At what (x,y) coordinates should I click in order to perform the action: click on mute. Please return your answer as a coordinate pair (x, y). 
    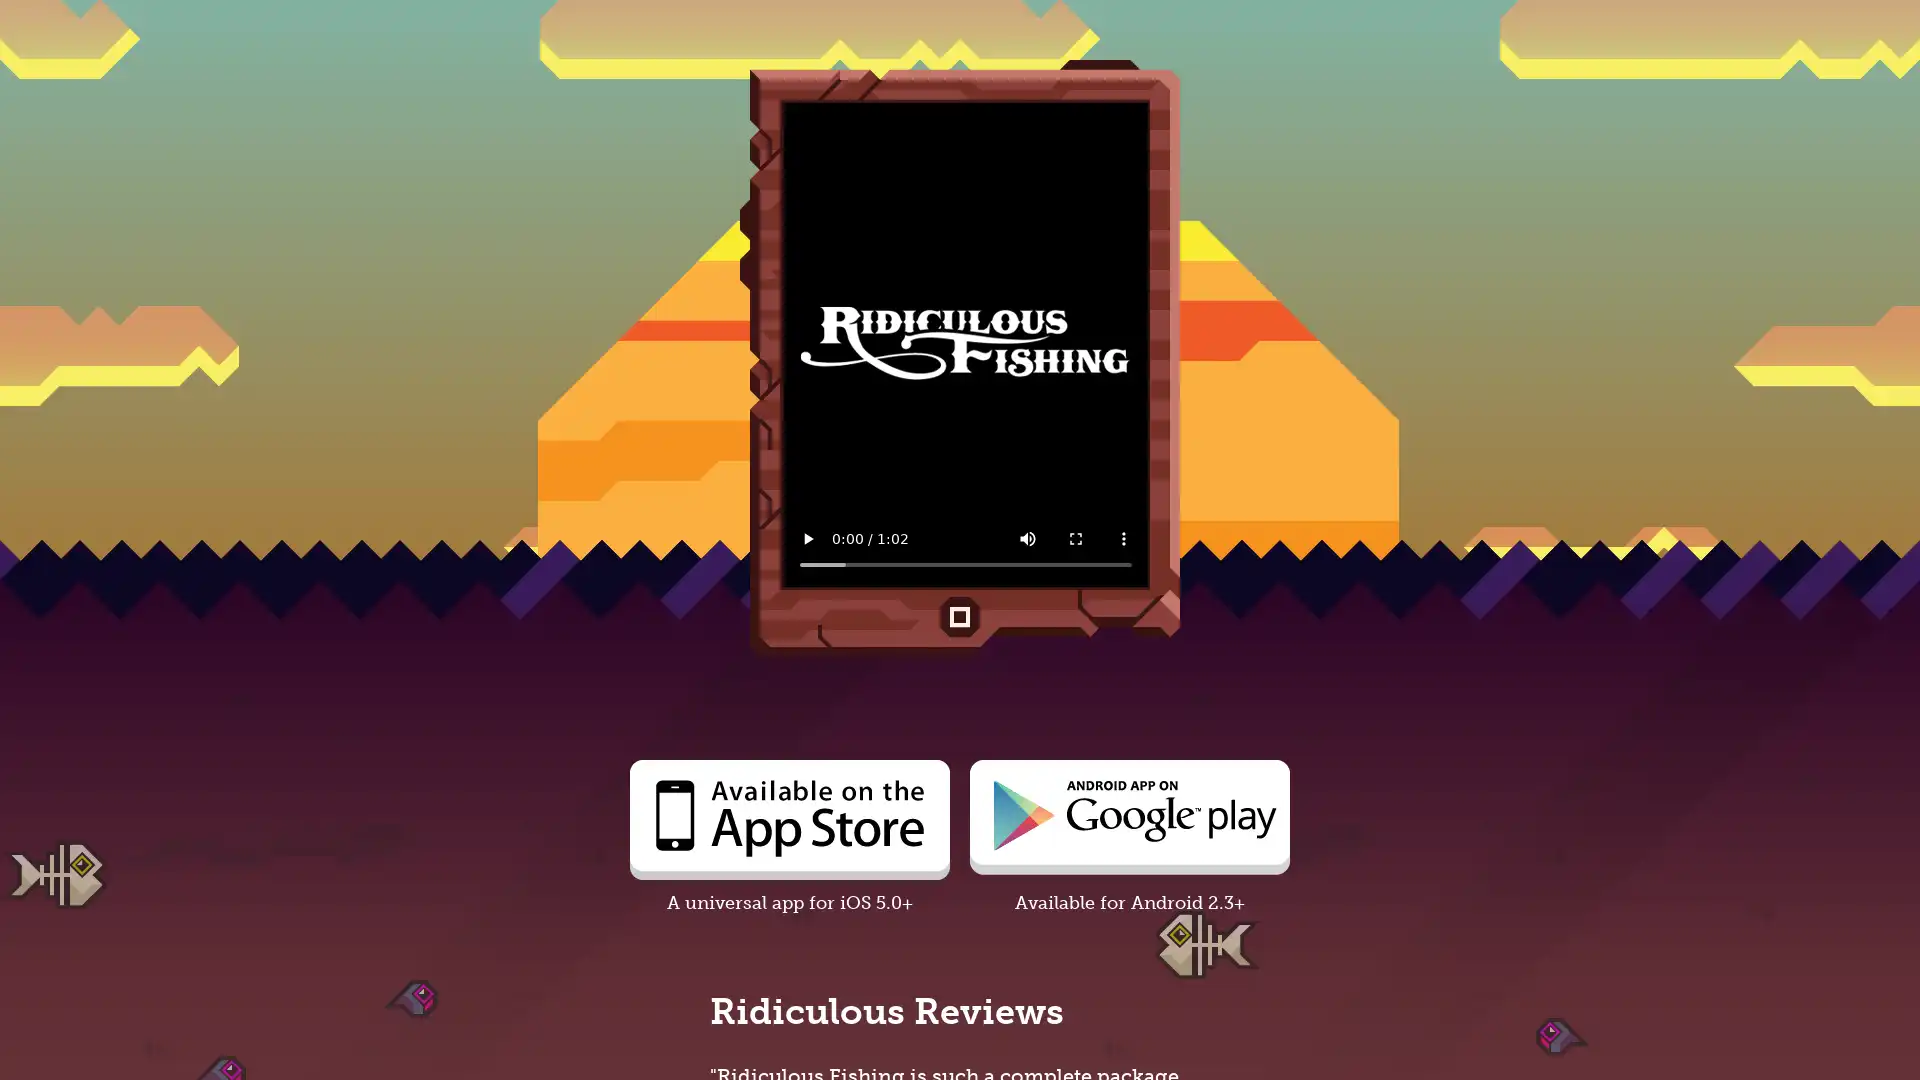
    Looking at the image, I should click on (1027, 538).